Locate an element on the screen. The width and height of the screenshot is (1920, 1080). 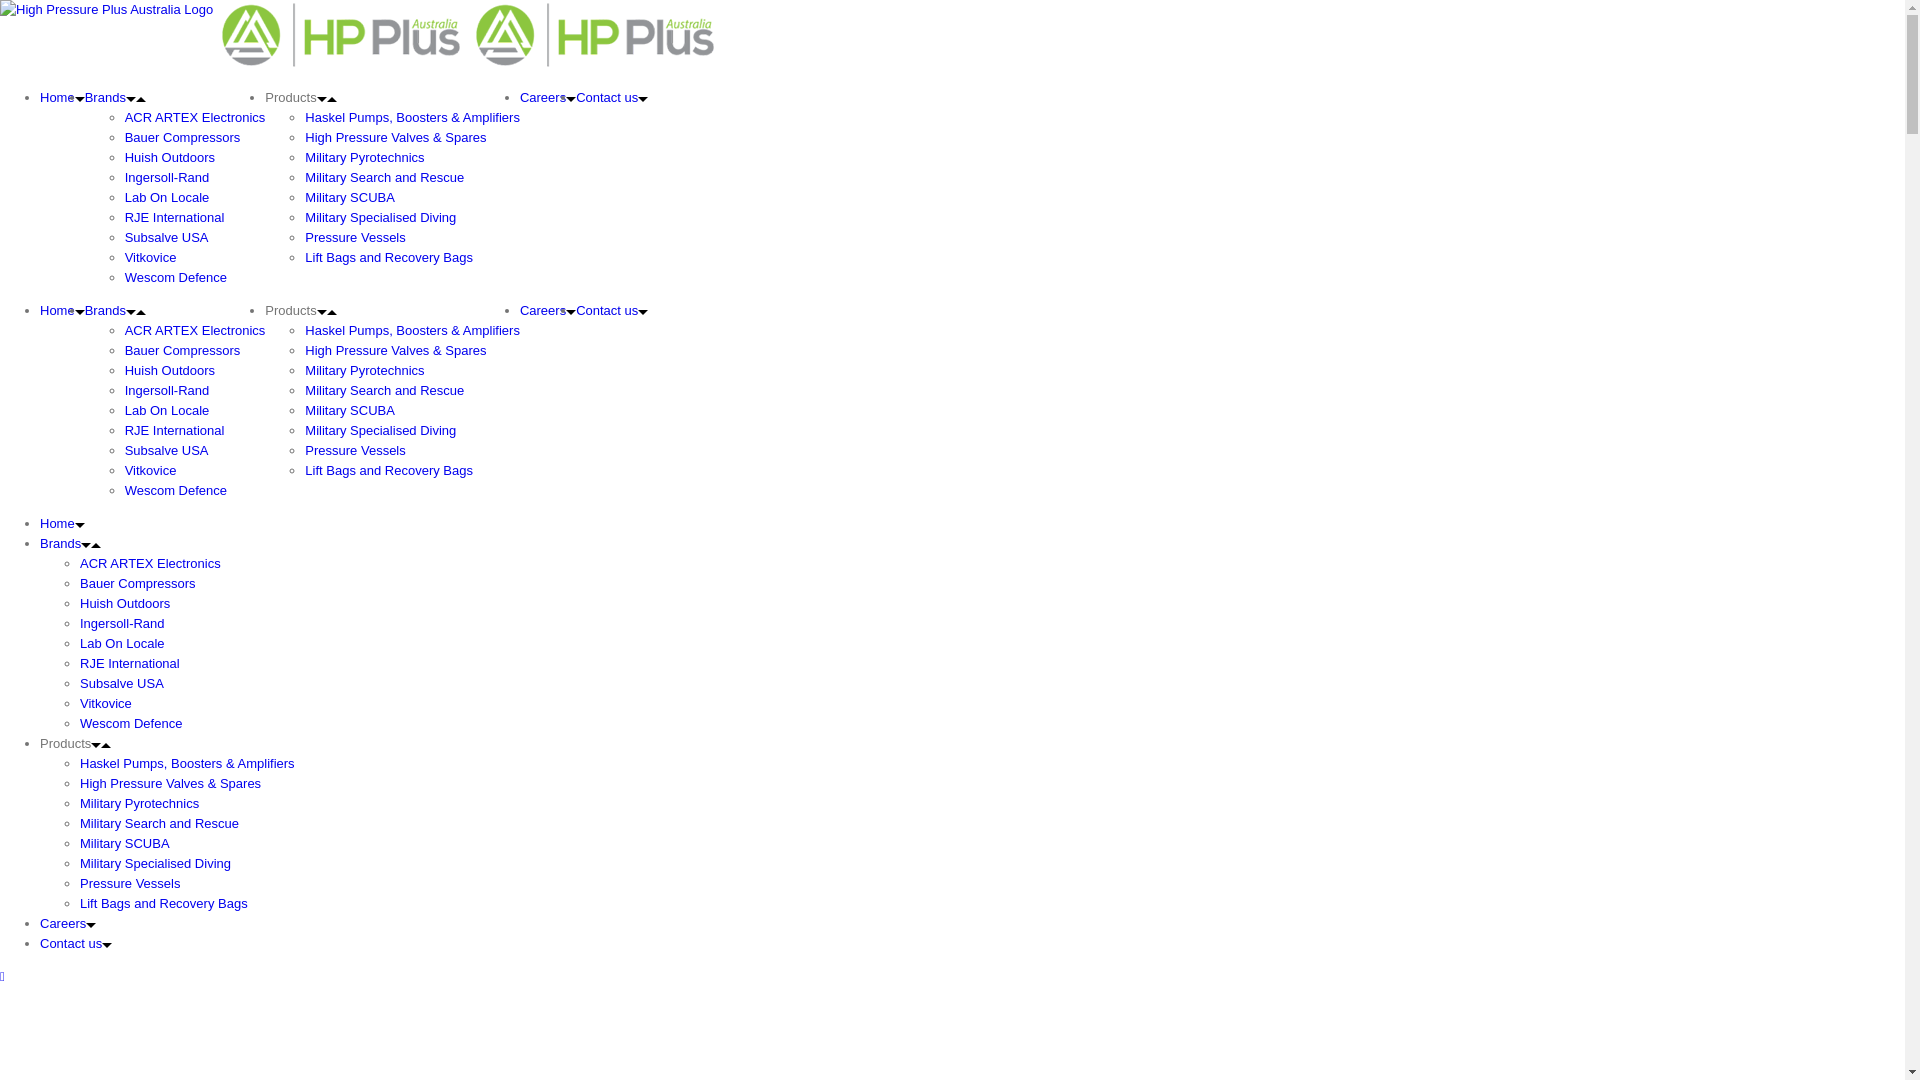
'Brands' is located at coordinates (39, 543).